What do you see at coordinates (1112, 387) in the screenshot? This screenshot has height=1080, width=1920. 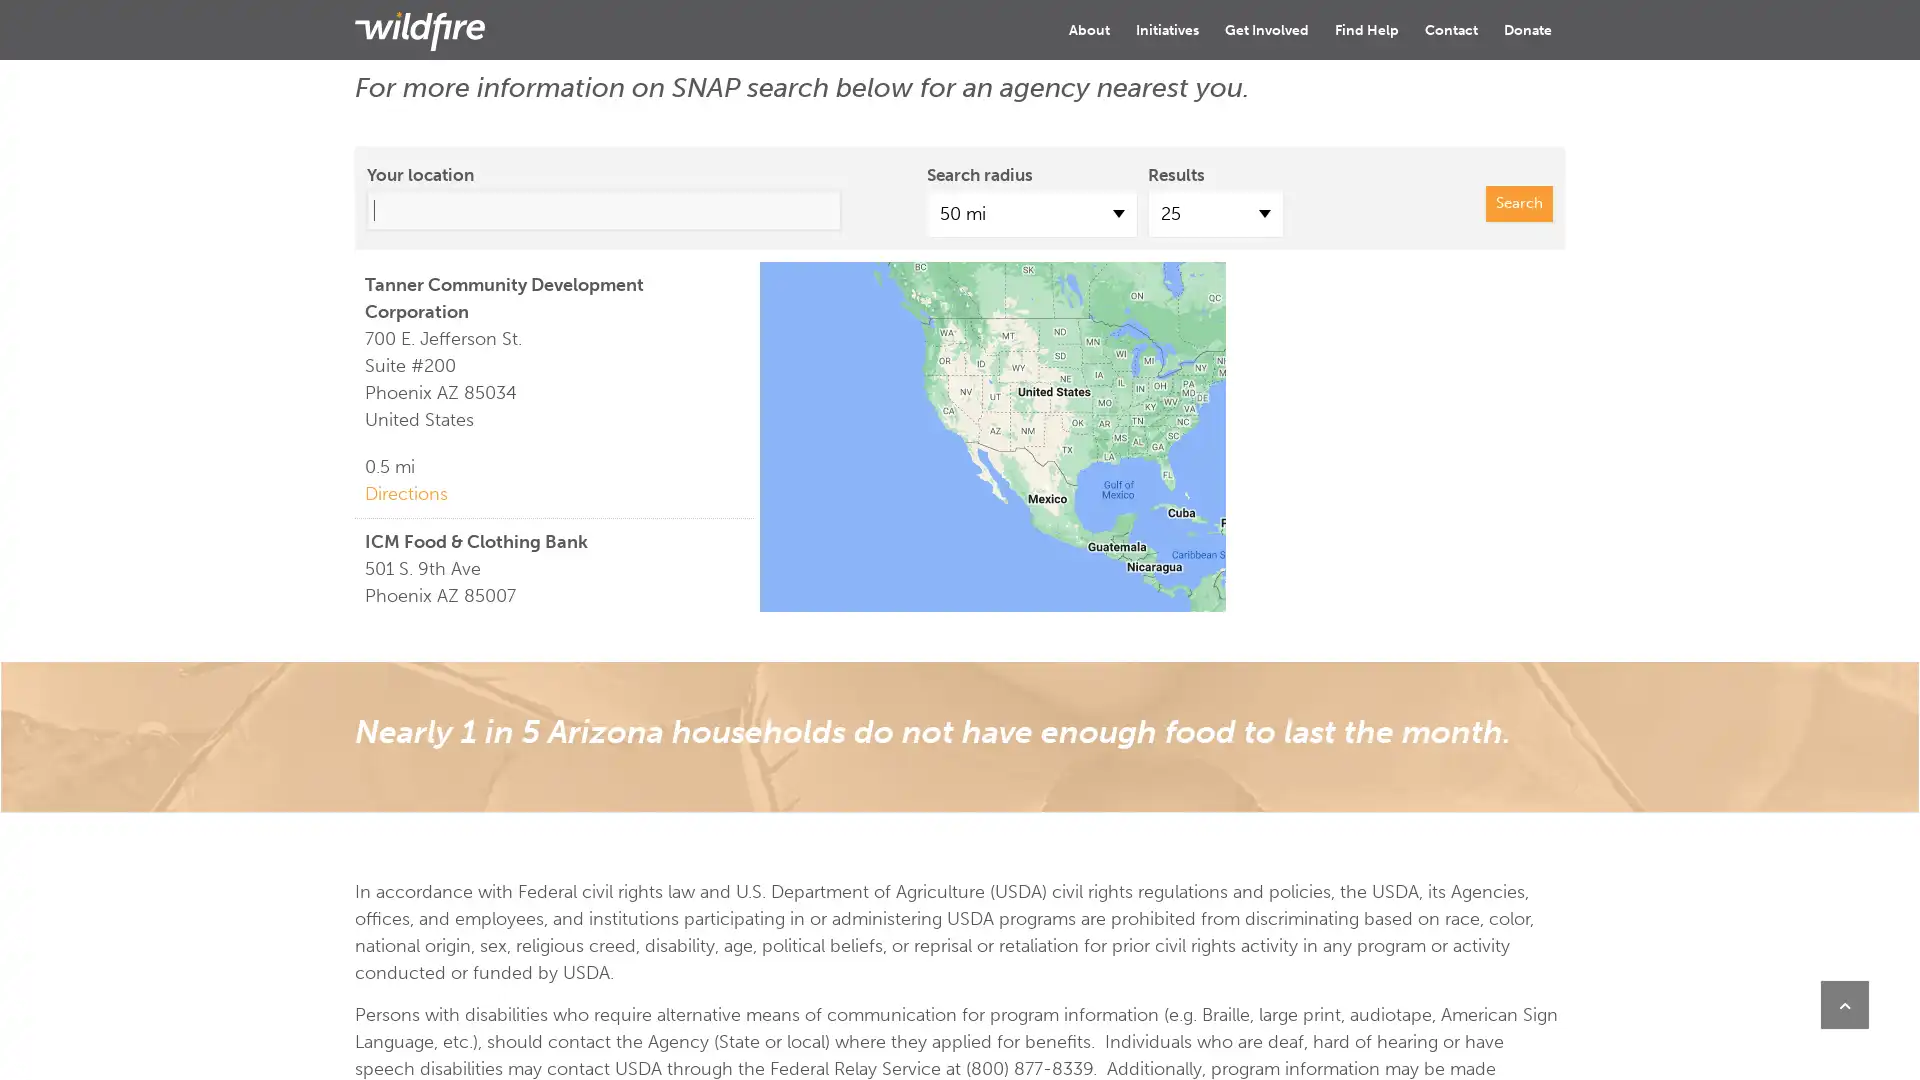 I see `Phoenix Dream Center` at bounding box center [1112, 387].